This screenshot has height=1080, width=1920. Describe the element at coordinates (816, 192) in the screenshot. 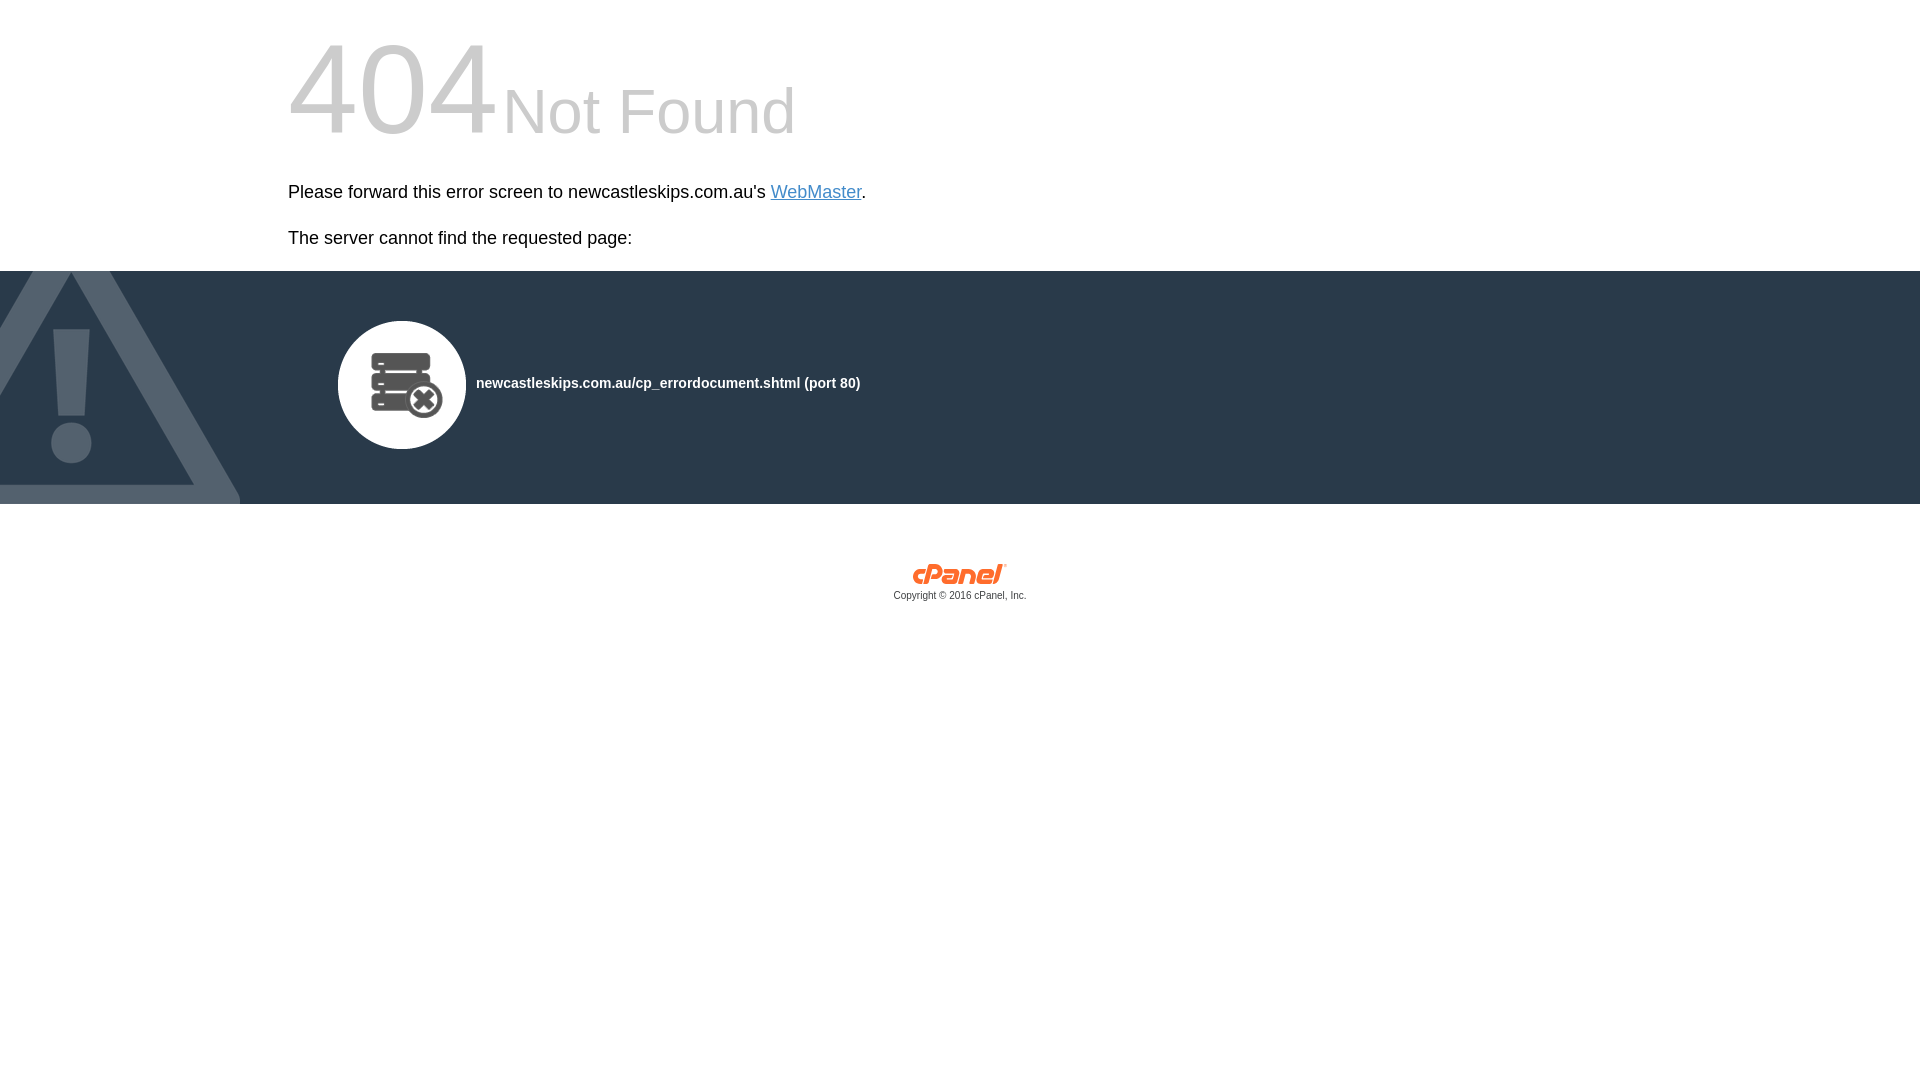

I see `'WebMaster'` at that location.